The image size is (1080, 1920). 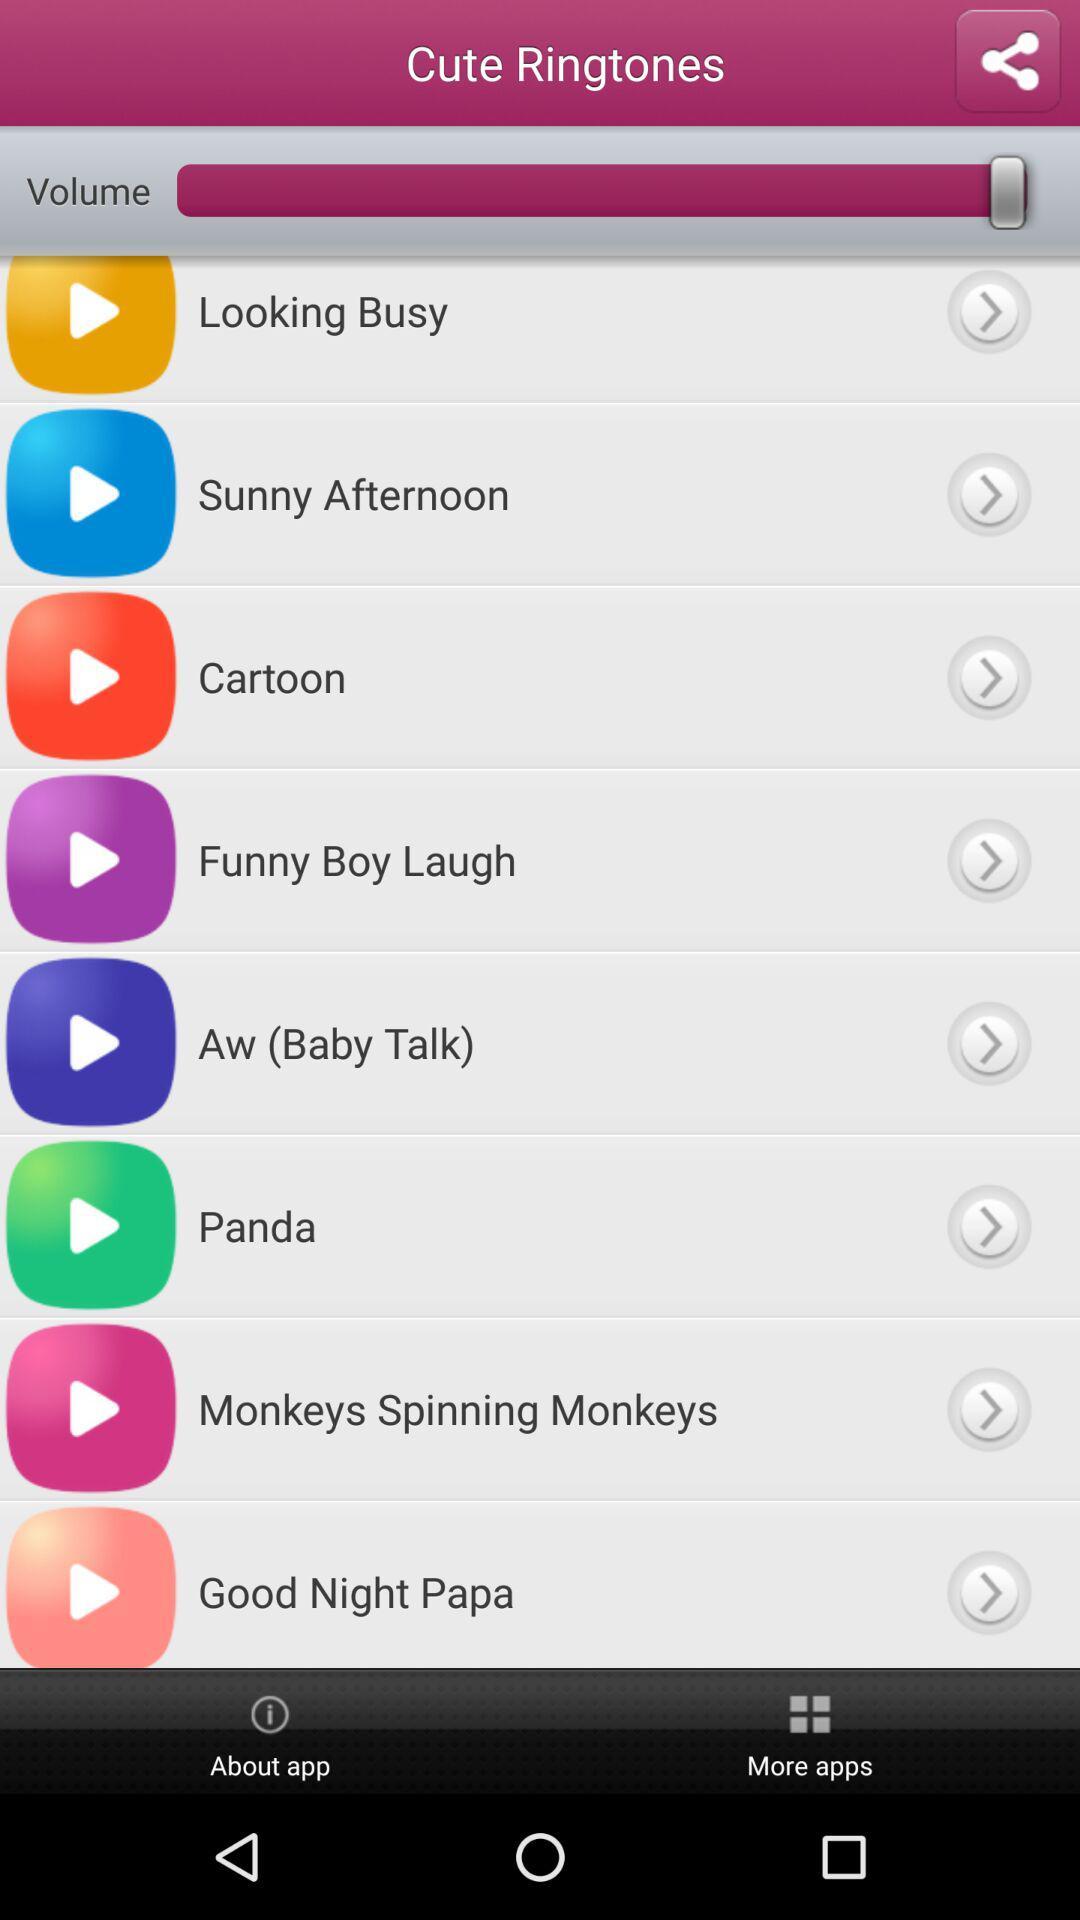 I want to click on next, so click(x=987, y=676).